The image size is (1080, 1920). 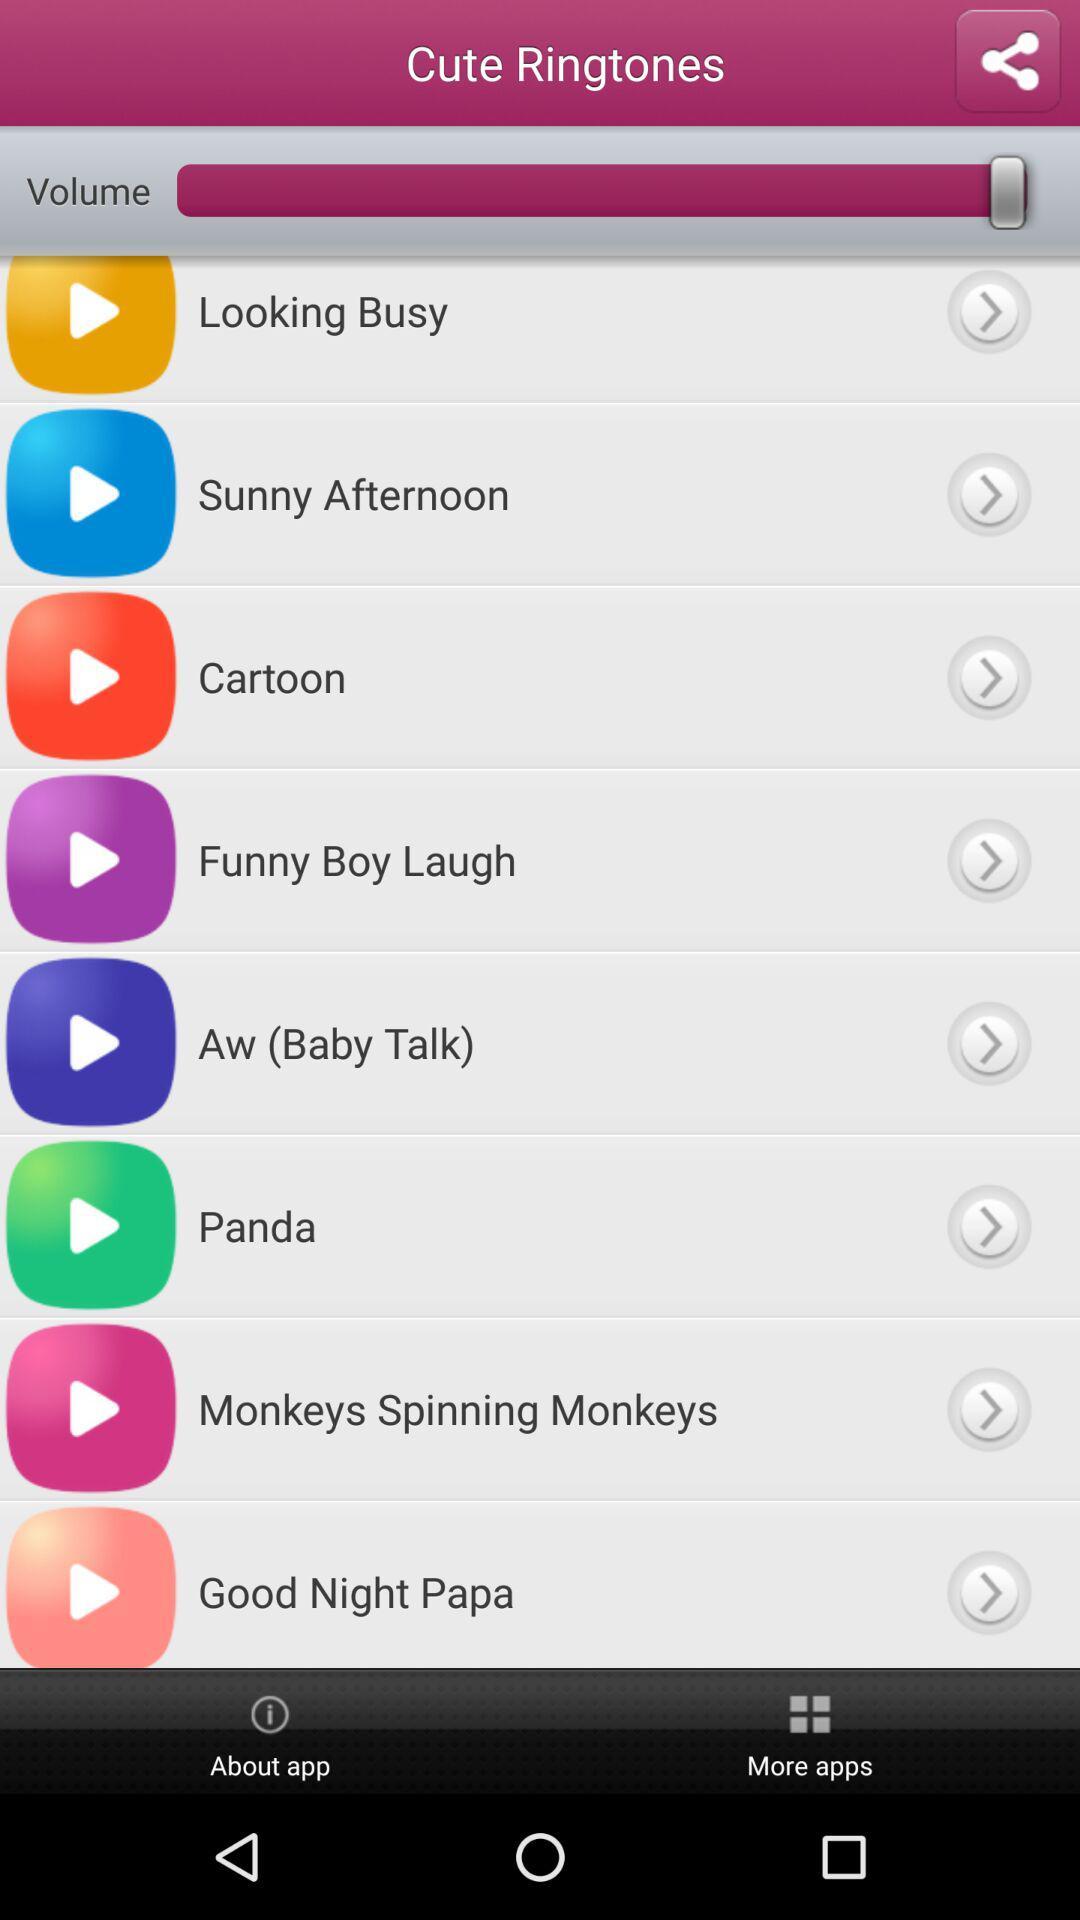 I want to click on next, so click(x=987, y=676).